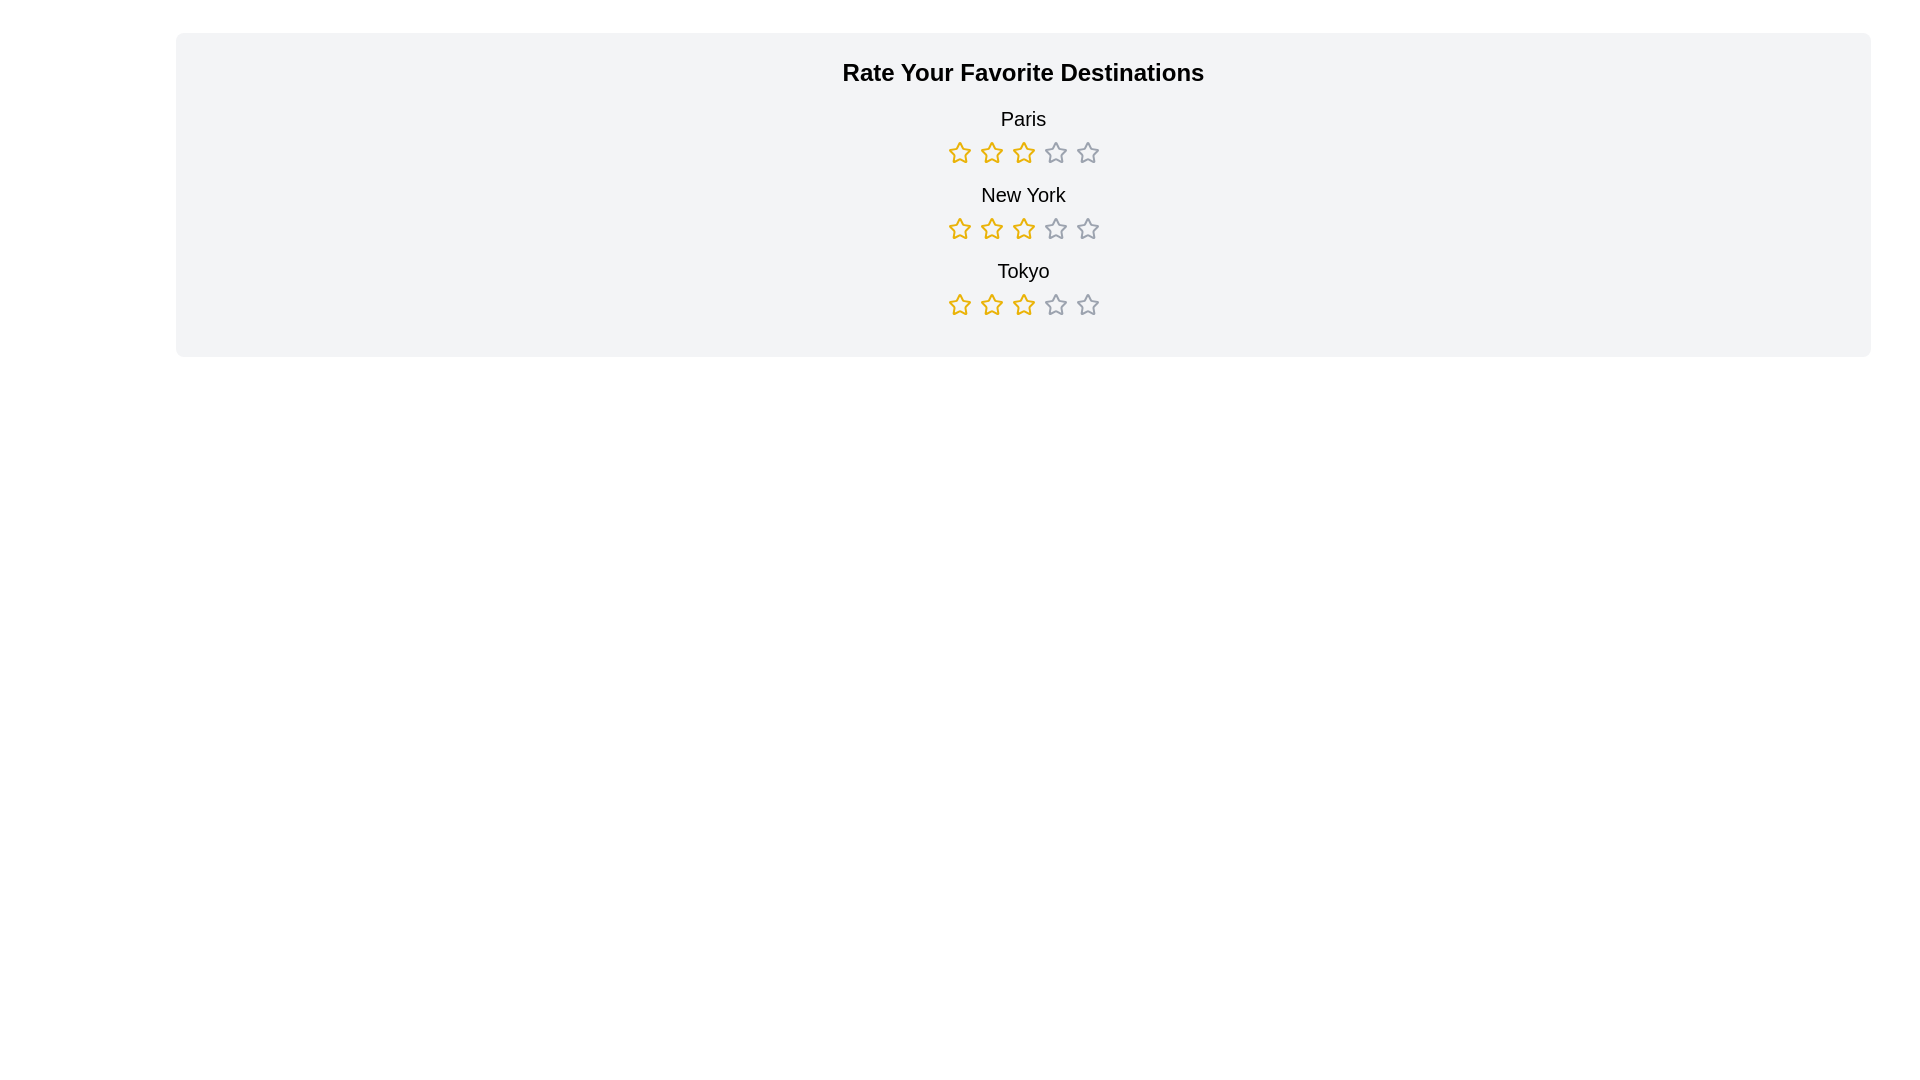 The image size is (1920, 1080). I want to click on the text label that serves as the first destination heading for 'Paris', positioned between 'Rate Your Favorite Destinations' and the rating stars, so click(1023, 135).